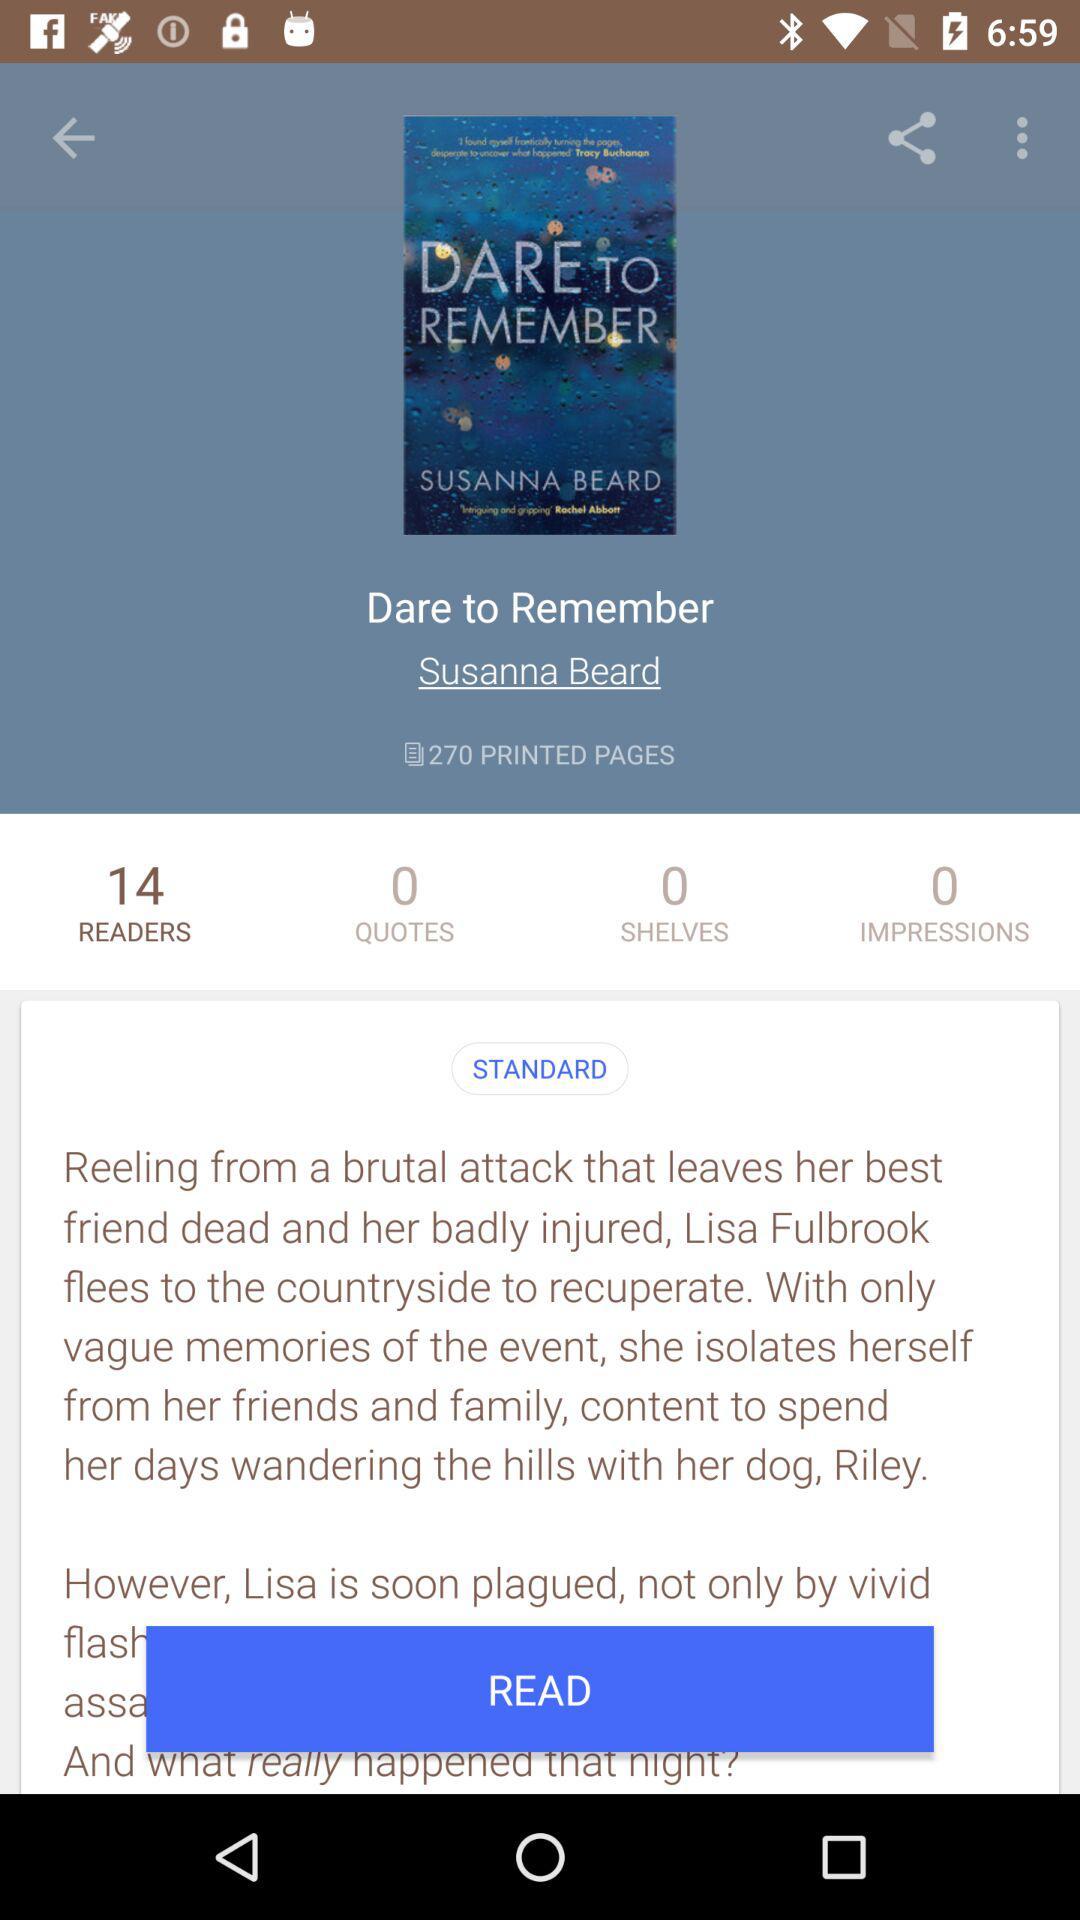  I want to click on item above the 270 printed pages item, so click(538, 669).